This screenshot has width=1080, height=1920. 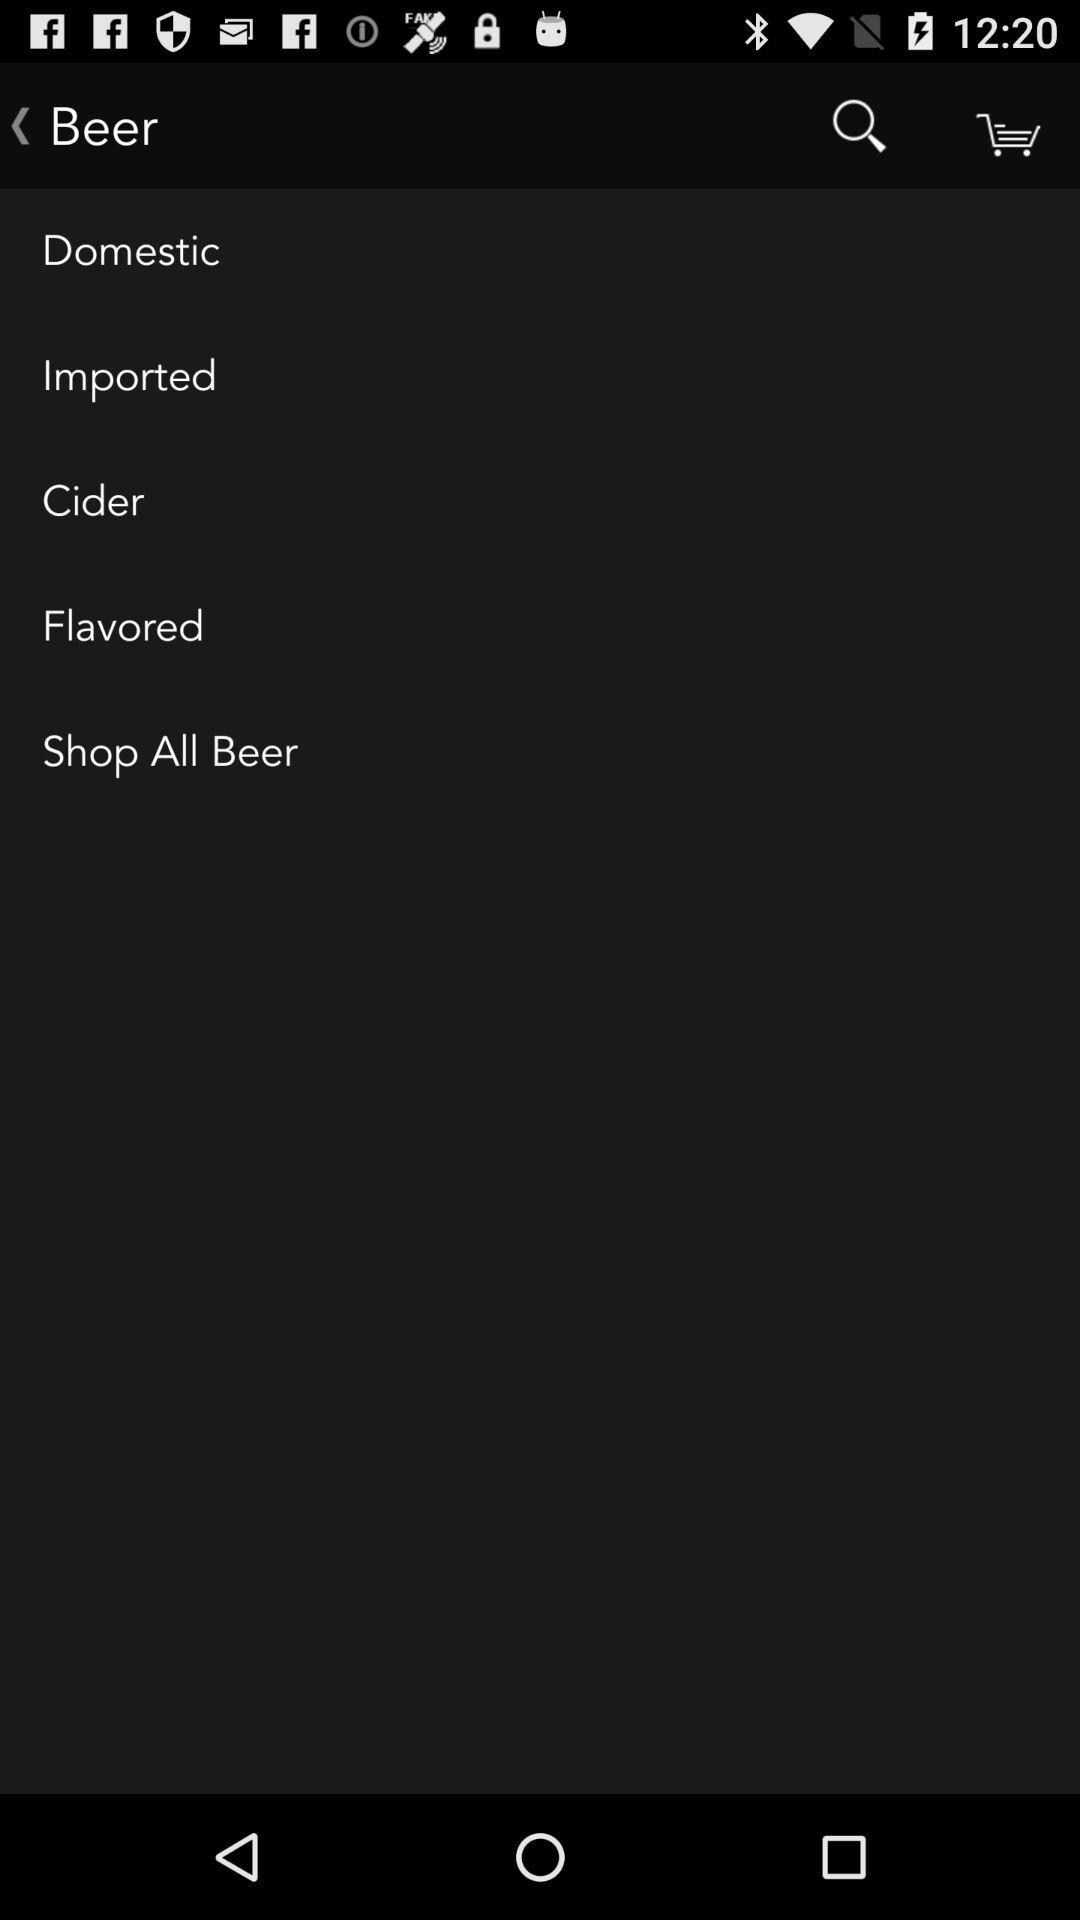 I want to click on icon below the imported icon, so click(x=540, y=502).